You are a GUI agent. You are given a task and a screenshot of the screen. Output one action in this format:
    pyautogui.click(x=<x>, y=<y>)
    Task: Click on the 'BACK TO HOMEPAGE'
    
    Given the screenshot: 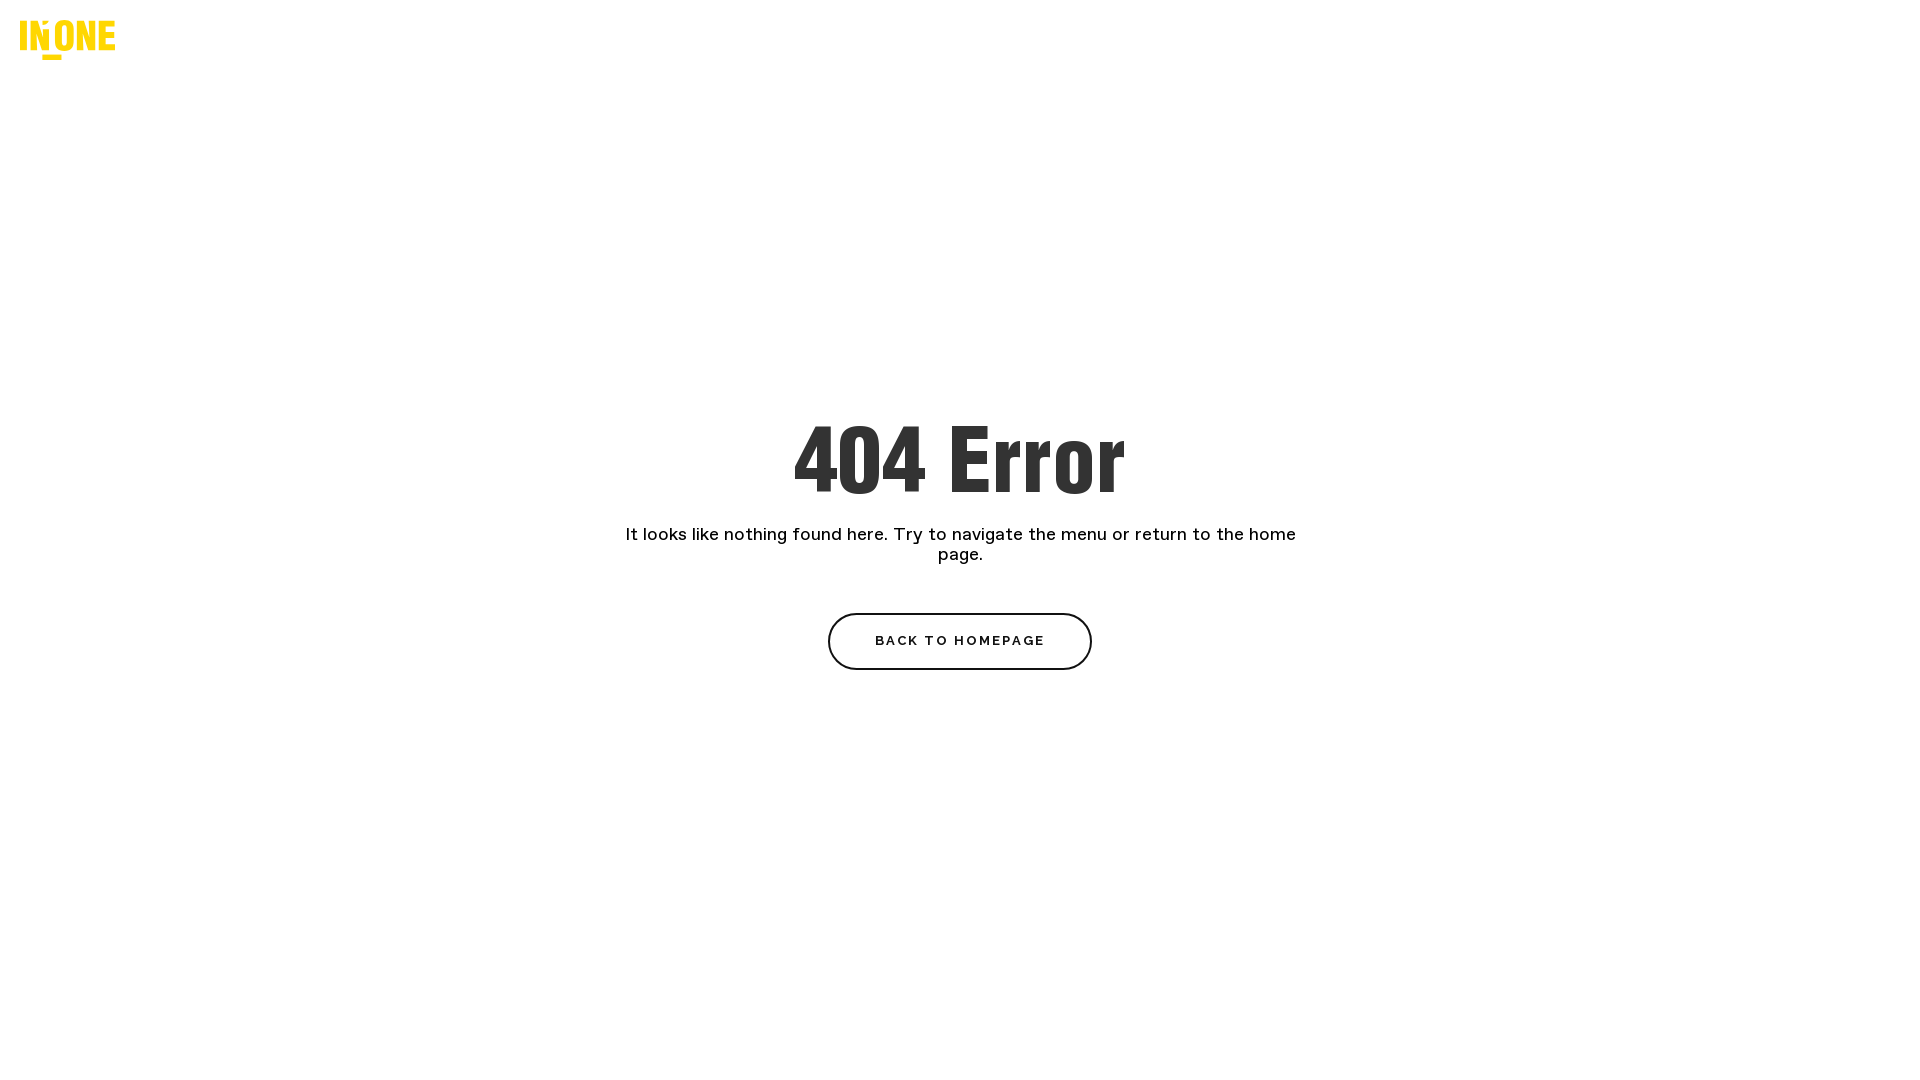 What is the action you would take?
    pyautogui.click(x=960, y=641)
    